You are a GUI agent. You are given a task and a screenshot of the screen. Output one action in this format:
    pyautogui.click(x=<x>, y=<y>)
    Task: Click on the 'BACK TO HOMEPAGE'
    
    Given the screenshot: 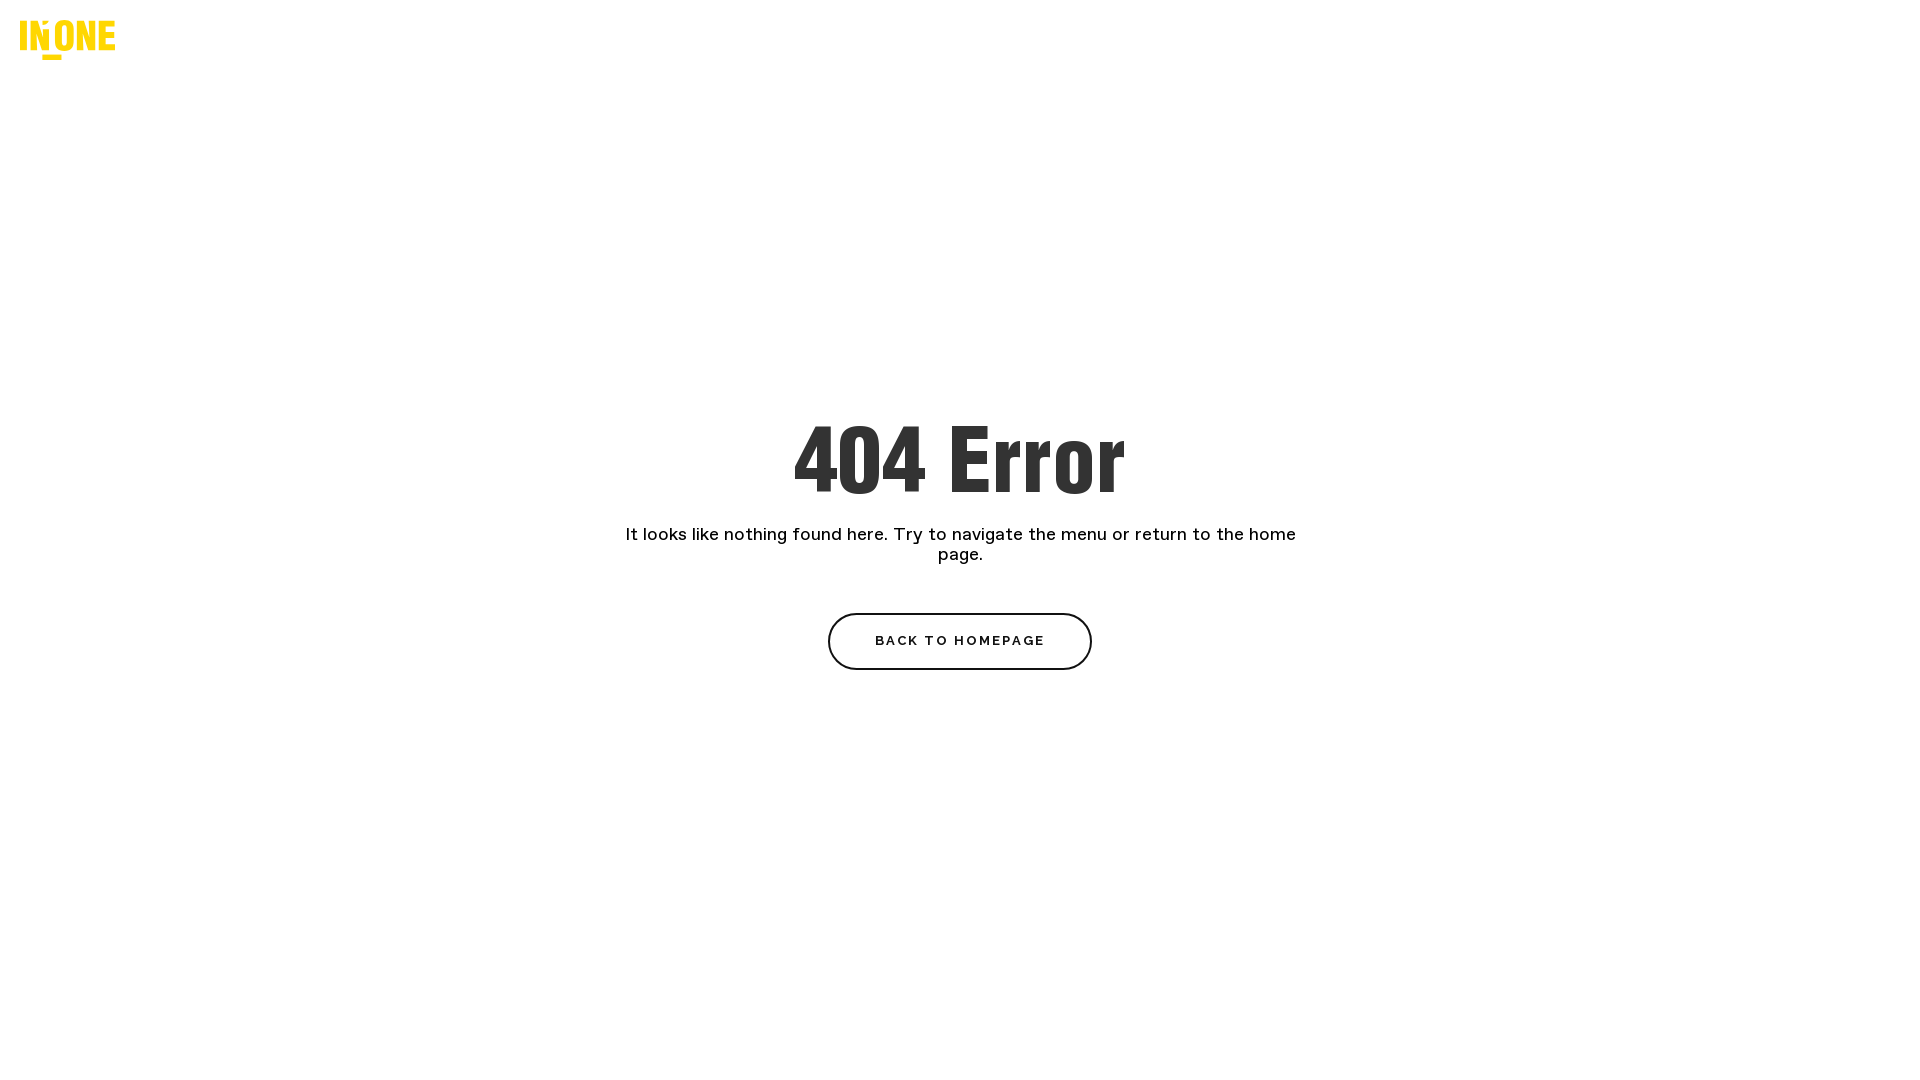 What is the action you would take?
    pyautogui.click(x=960, y=641)
    